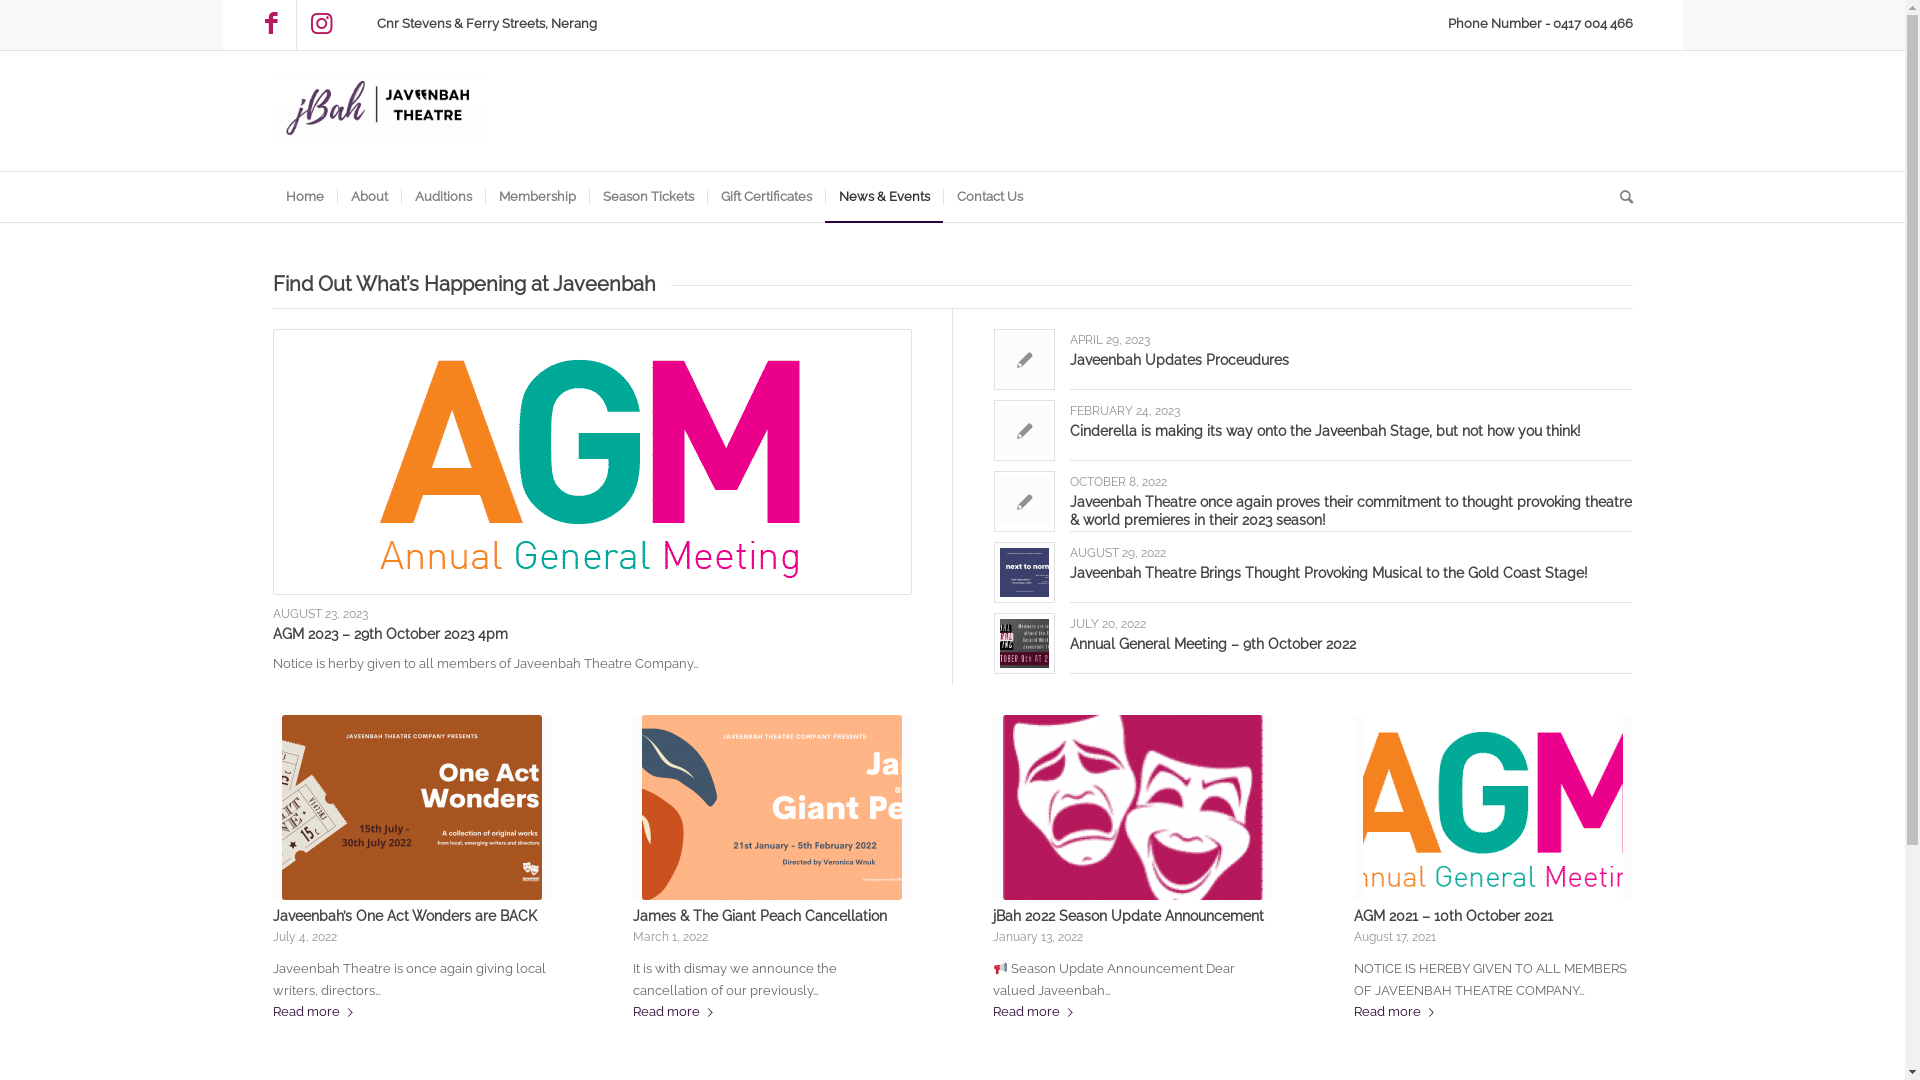  I want to click on 'Javeenbah Updates Proceudures', so click(1069, 358).